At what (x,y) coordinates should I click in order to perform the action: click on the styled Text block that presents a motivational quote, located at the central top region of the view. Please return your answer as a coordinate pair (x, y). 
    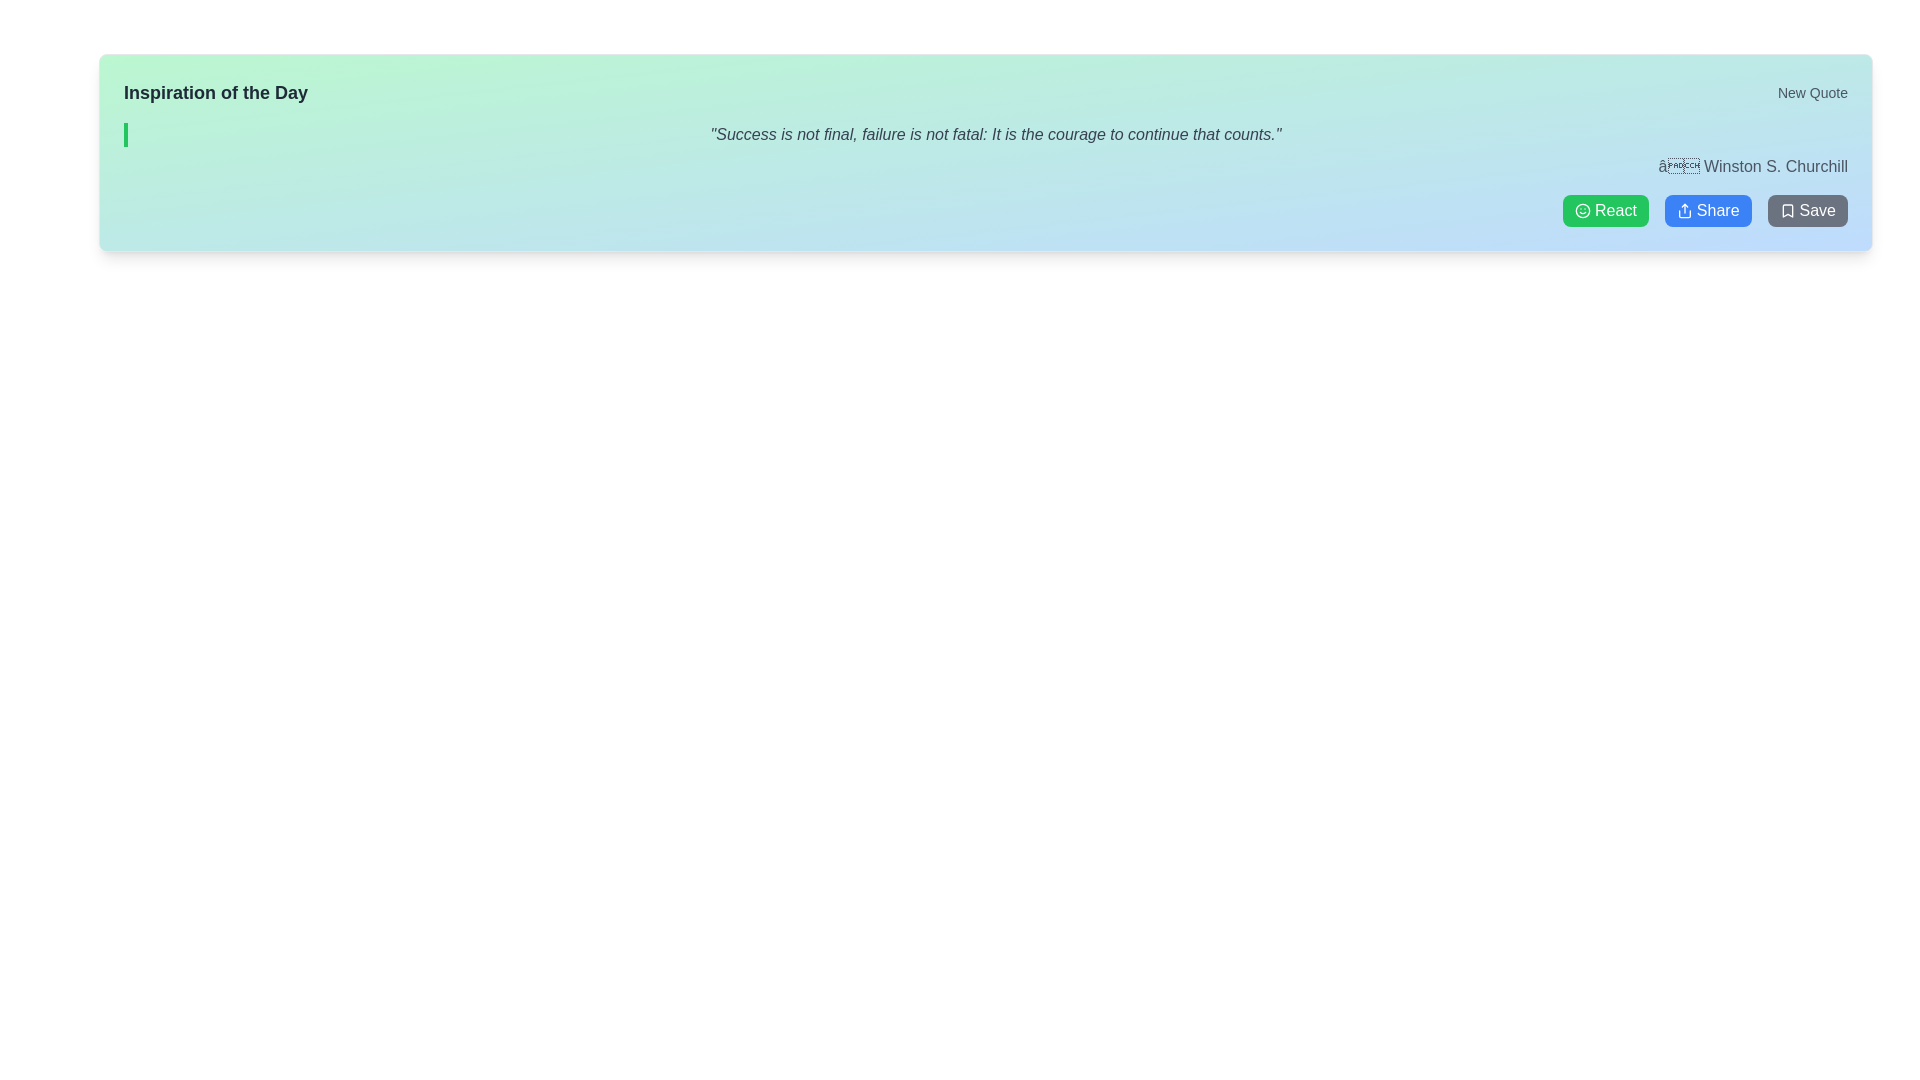
    Looking at the image, I should click on (985, 135).